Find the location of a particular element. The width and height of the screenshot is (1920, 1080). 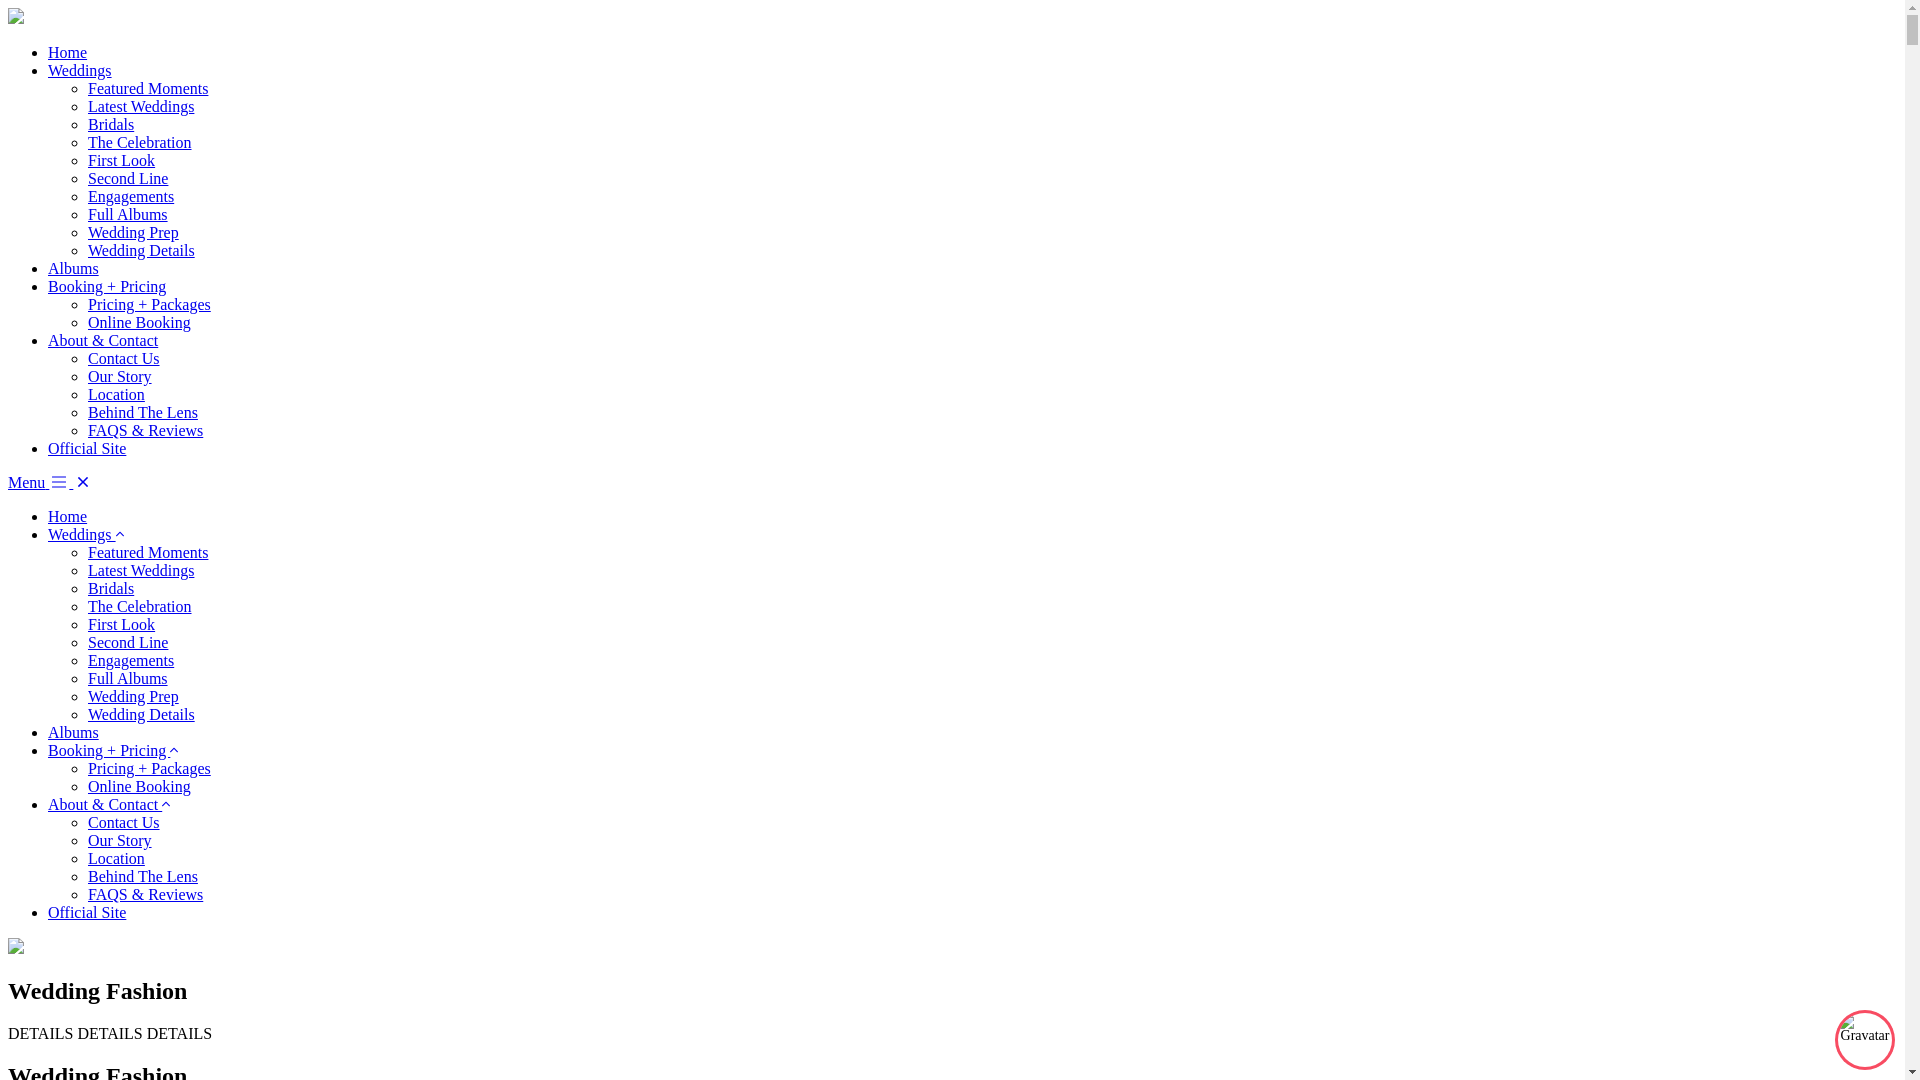

'The Celebration' is located at coordinates (138, 141).